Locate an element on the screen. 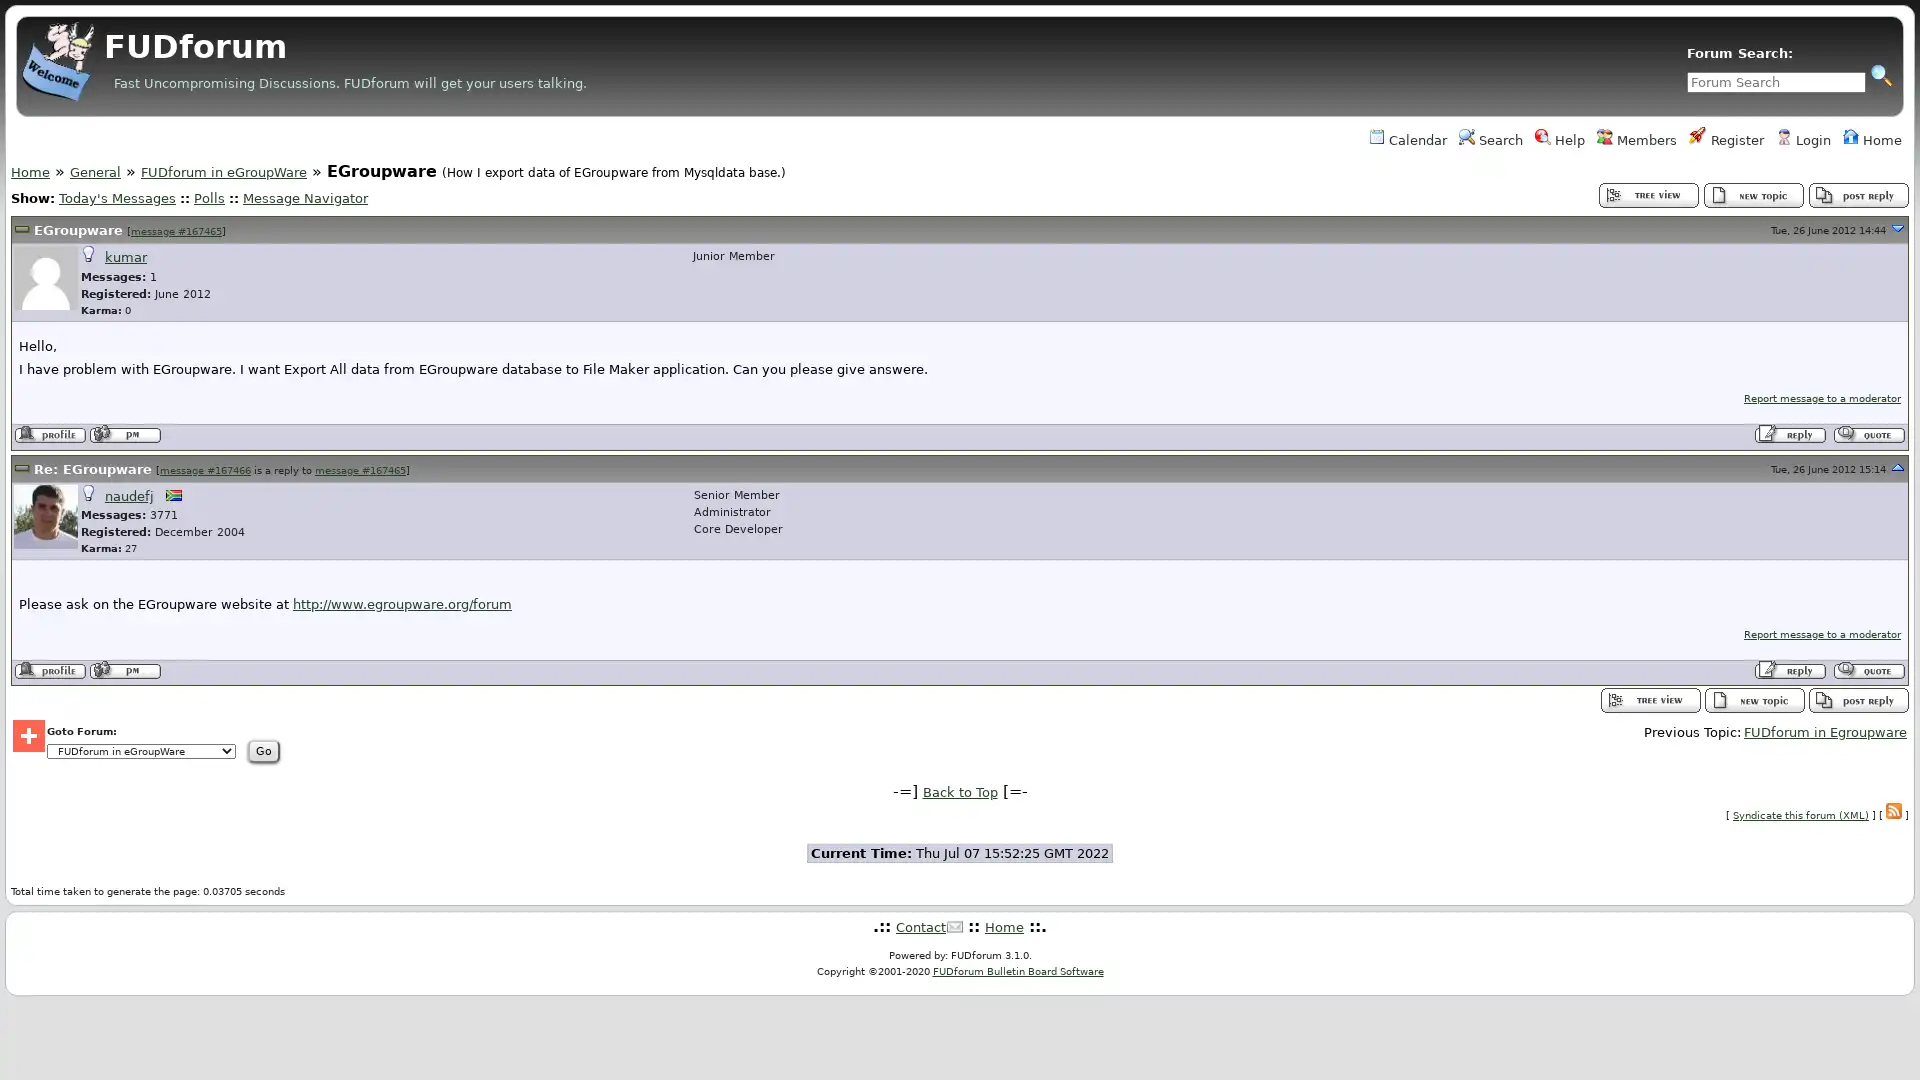  Search is located at coordinates (1880, 73).